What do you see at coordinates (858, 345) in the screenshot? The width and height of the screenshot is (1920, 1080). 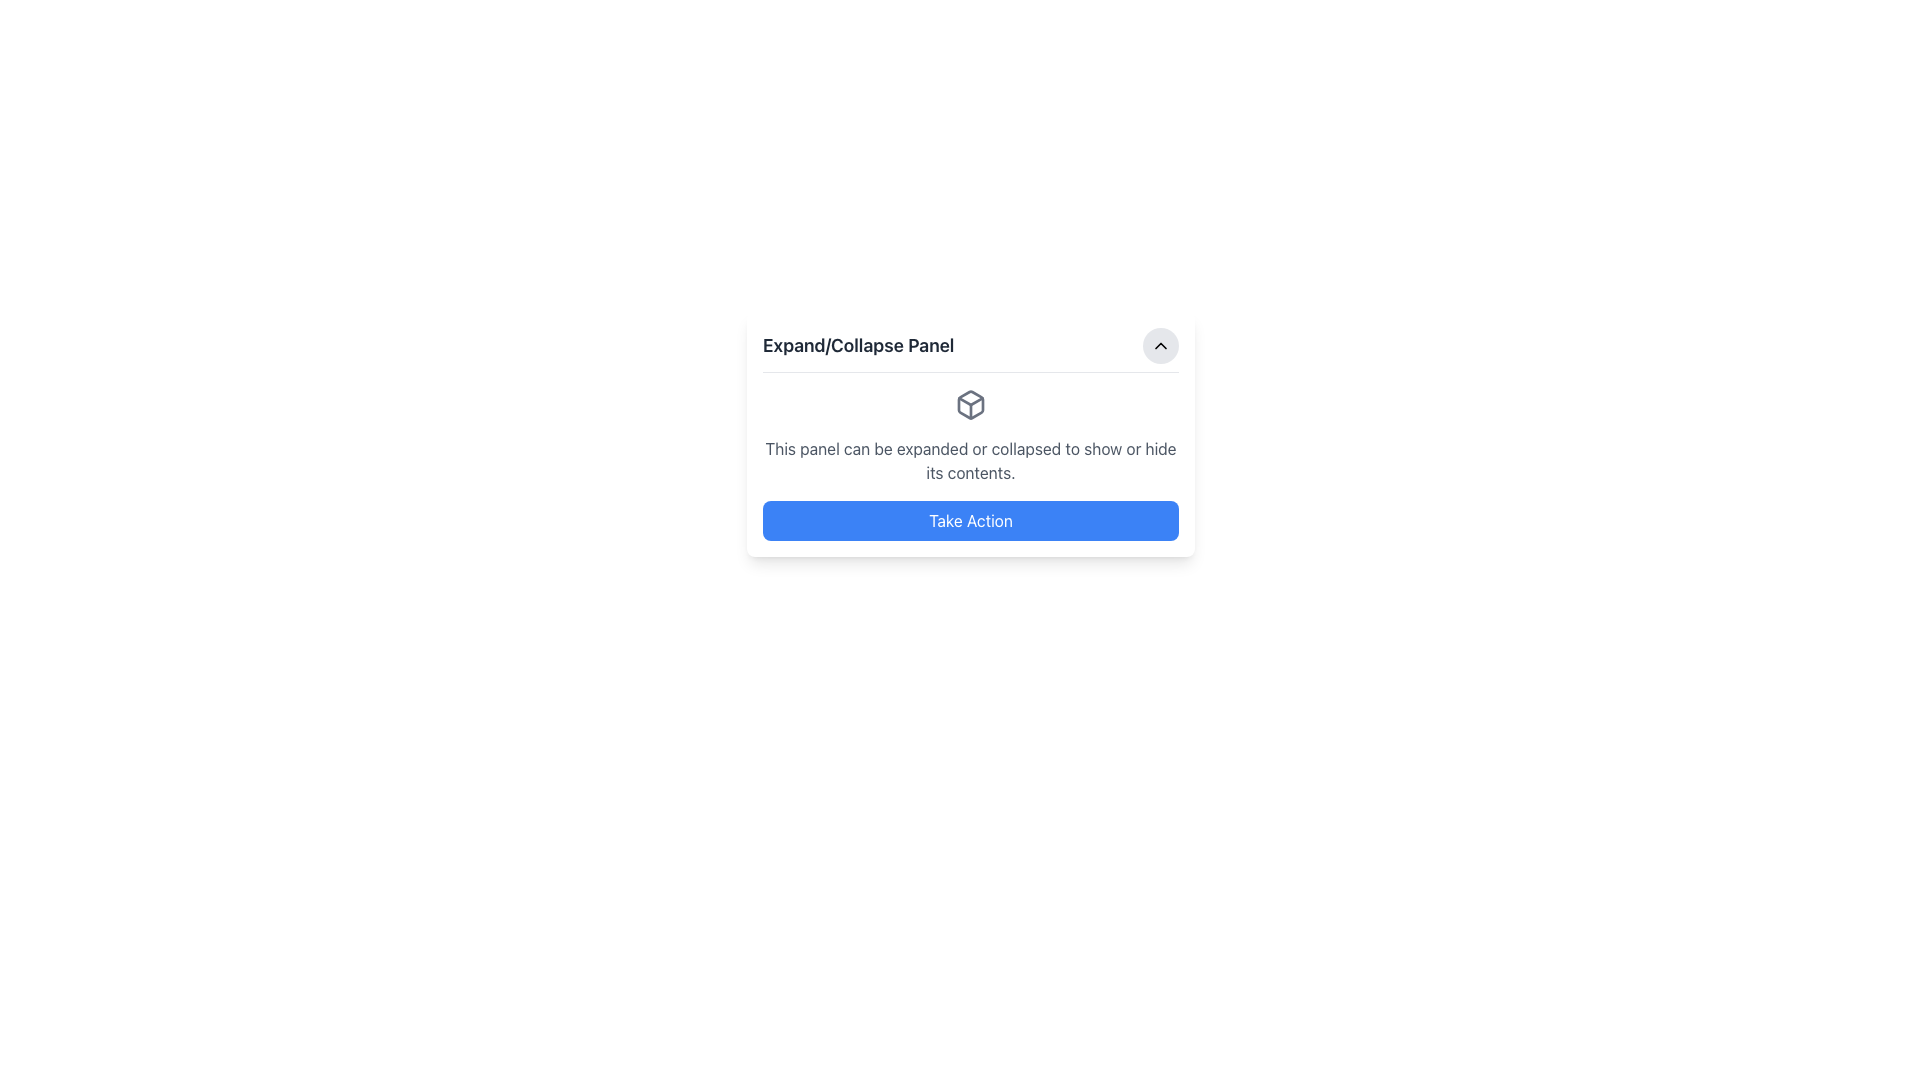 I see `the text label that serves as a title or description for the associated panel by clicking on its center` at bounding box center [858, 345].